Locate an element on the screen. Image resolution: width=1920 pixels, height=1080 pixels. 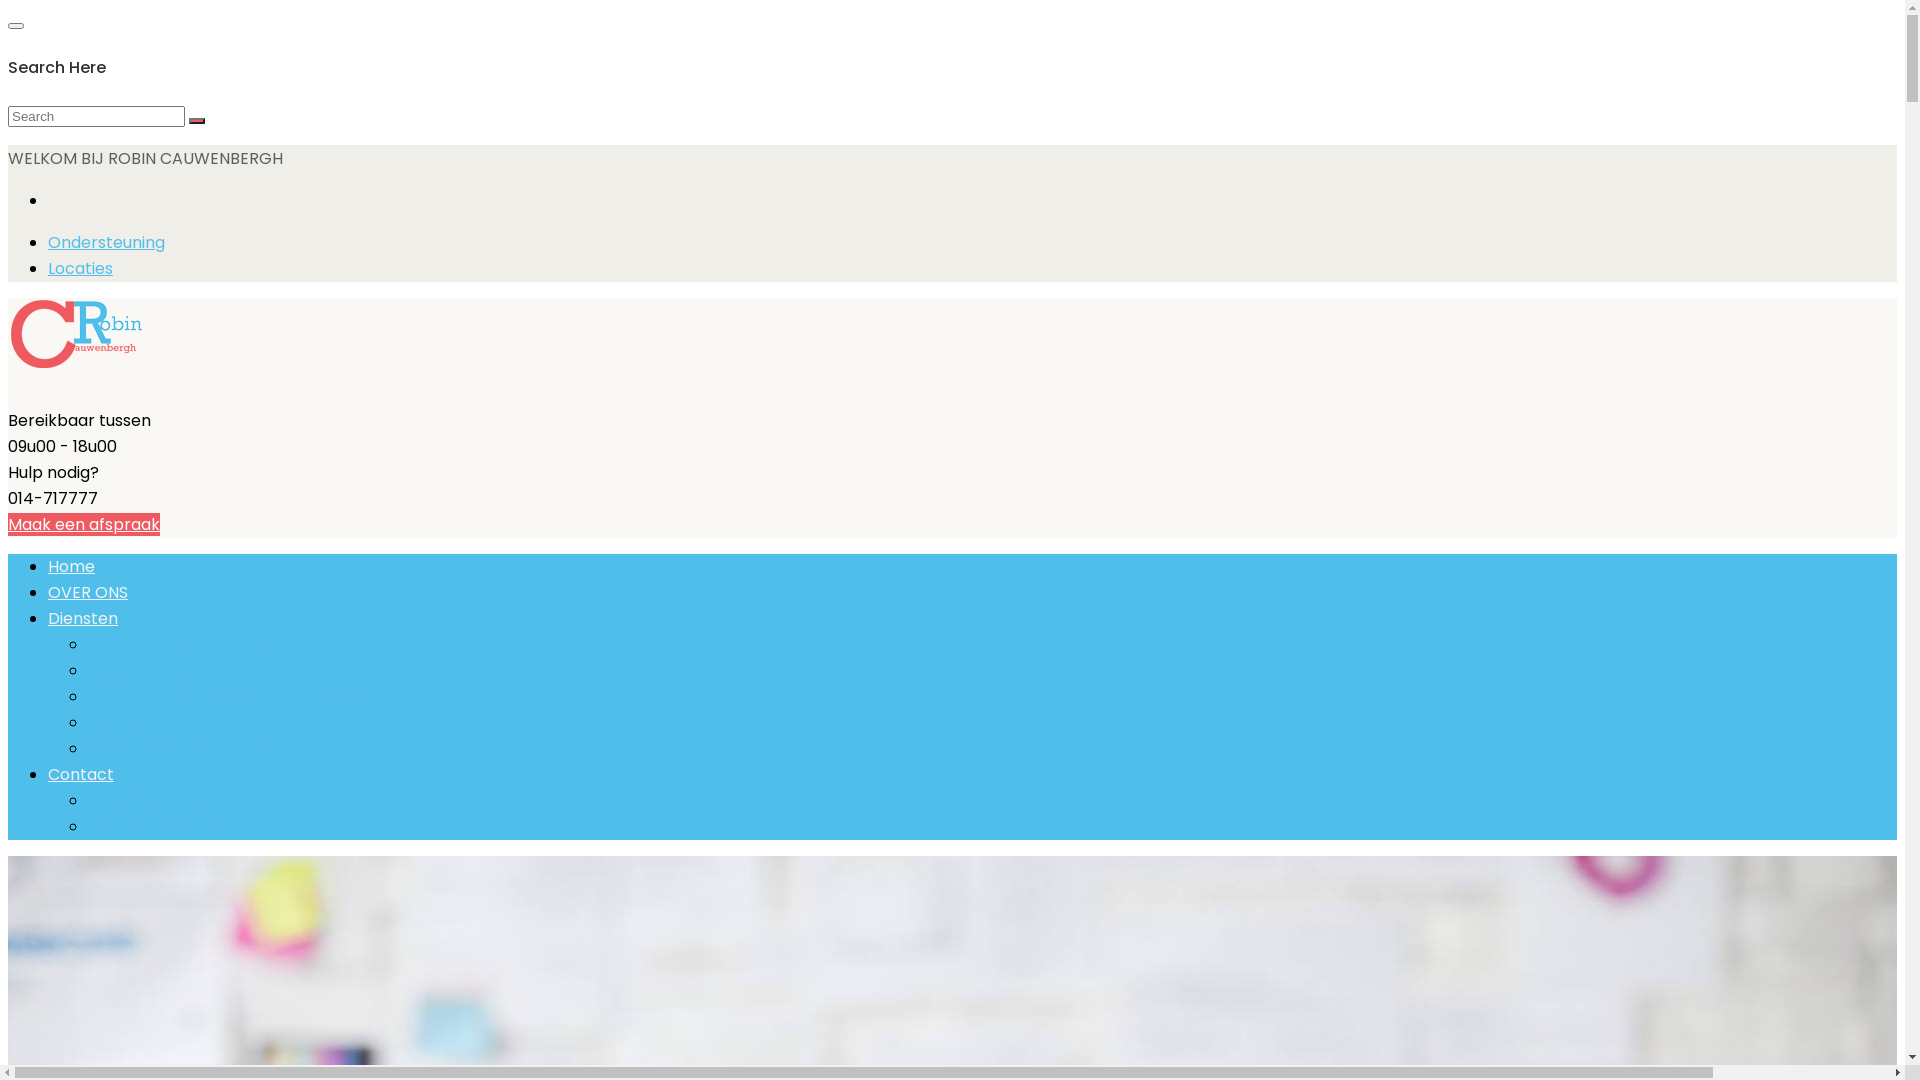
'Beveiliging' is located at coordinates (86, 722).